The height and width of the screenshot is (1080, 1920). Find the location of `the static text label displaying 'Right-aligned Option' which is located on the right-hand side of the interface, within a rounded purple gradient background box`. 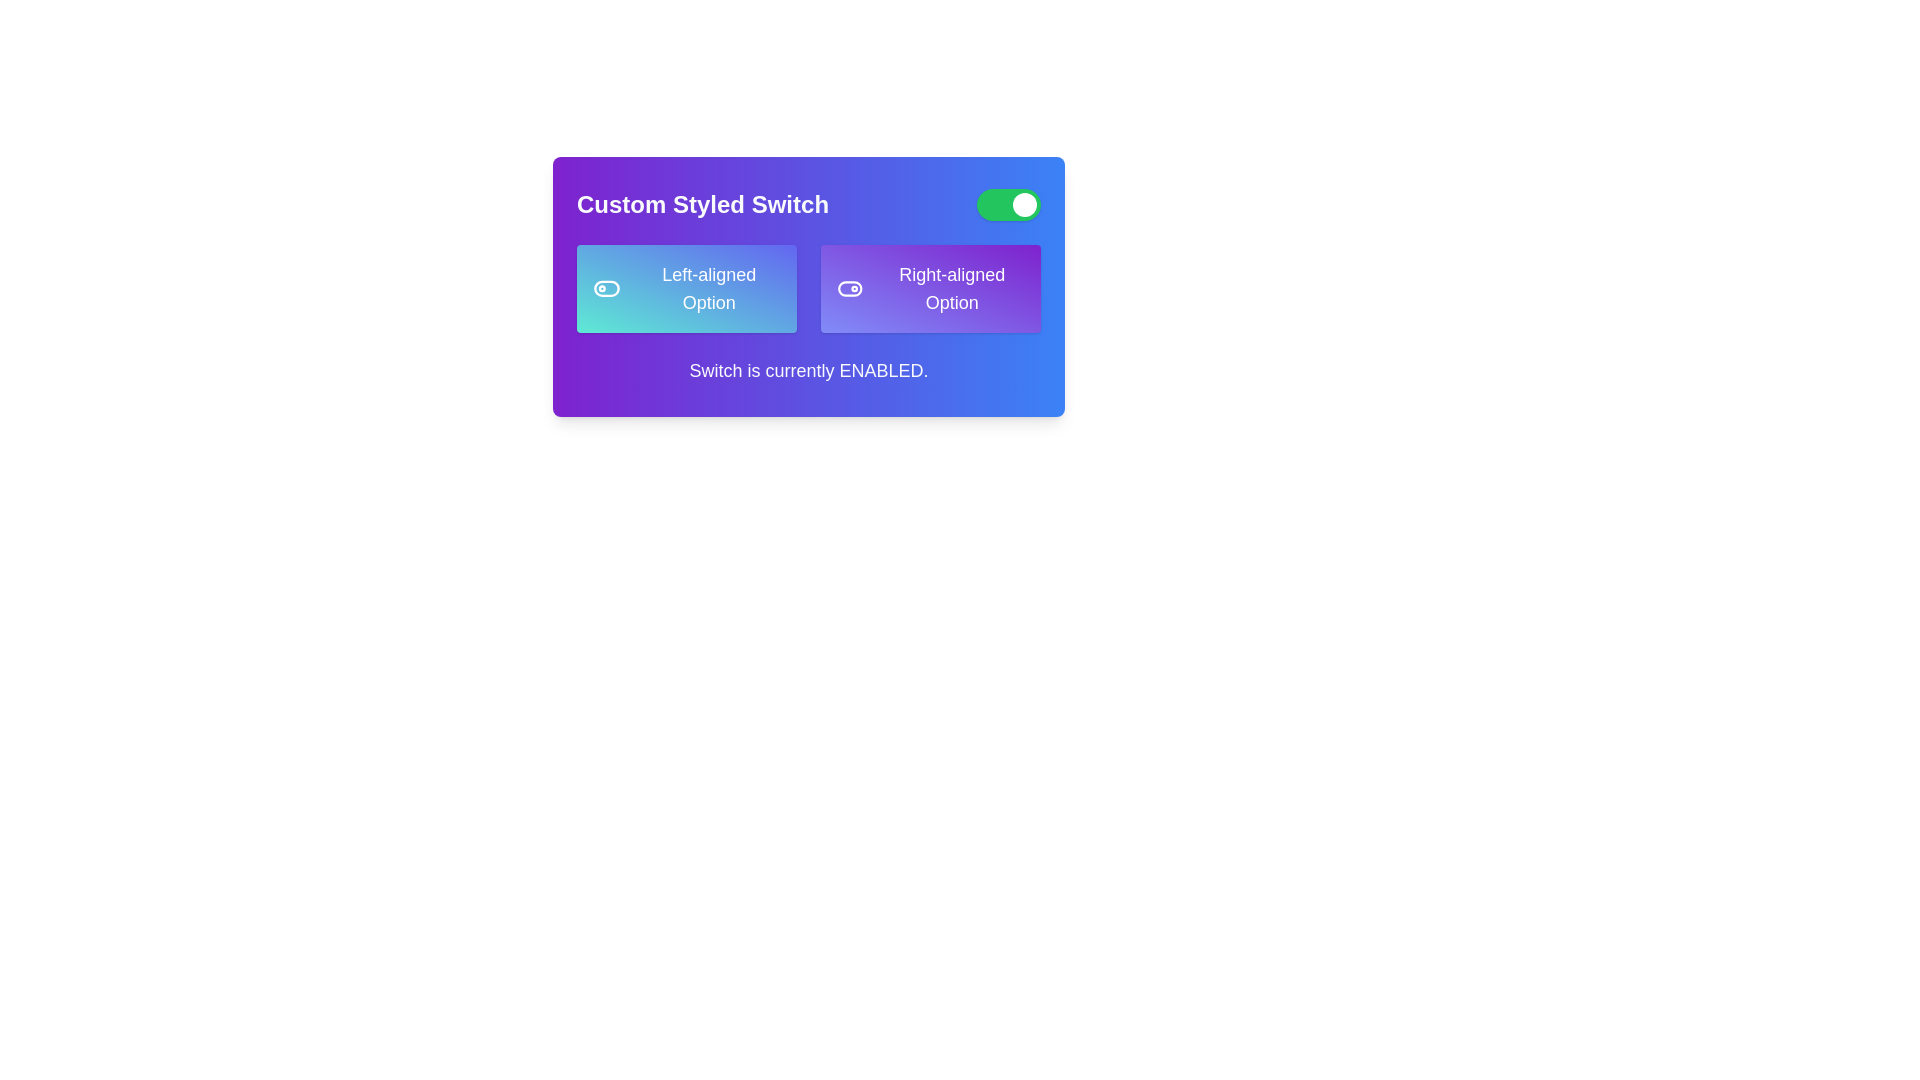

the static text label displaying 'Right-aligned Option' which is located on the right-hand side of the interface, within a rounded purple gradient background box is located at coordinates (951, 289).